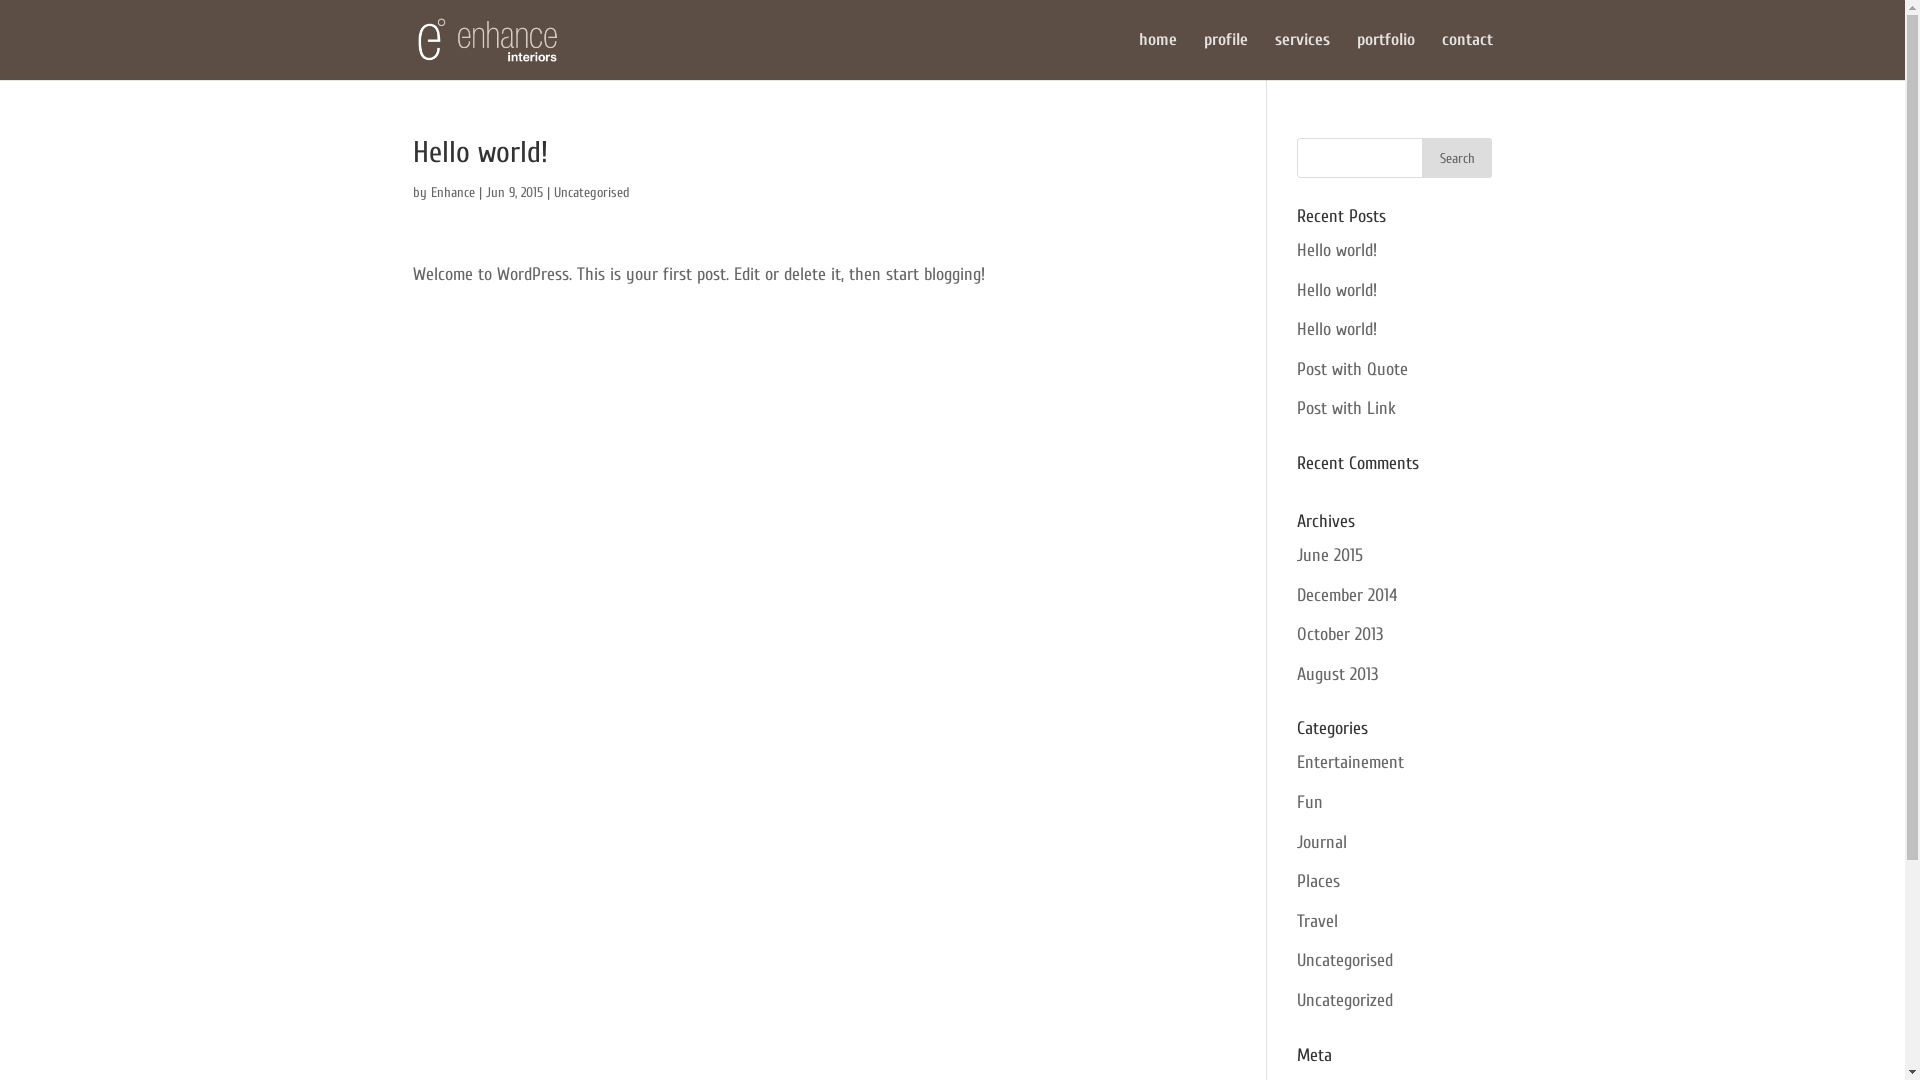 This screenshot has width=1920, height=1080. What do you see at coordinates (1384, 55) in the screenshot?
I see `'portfolio'` at bounding box center [1384, 55].